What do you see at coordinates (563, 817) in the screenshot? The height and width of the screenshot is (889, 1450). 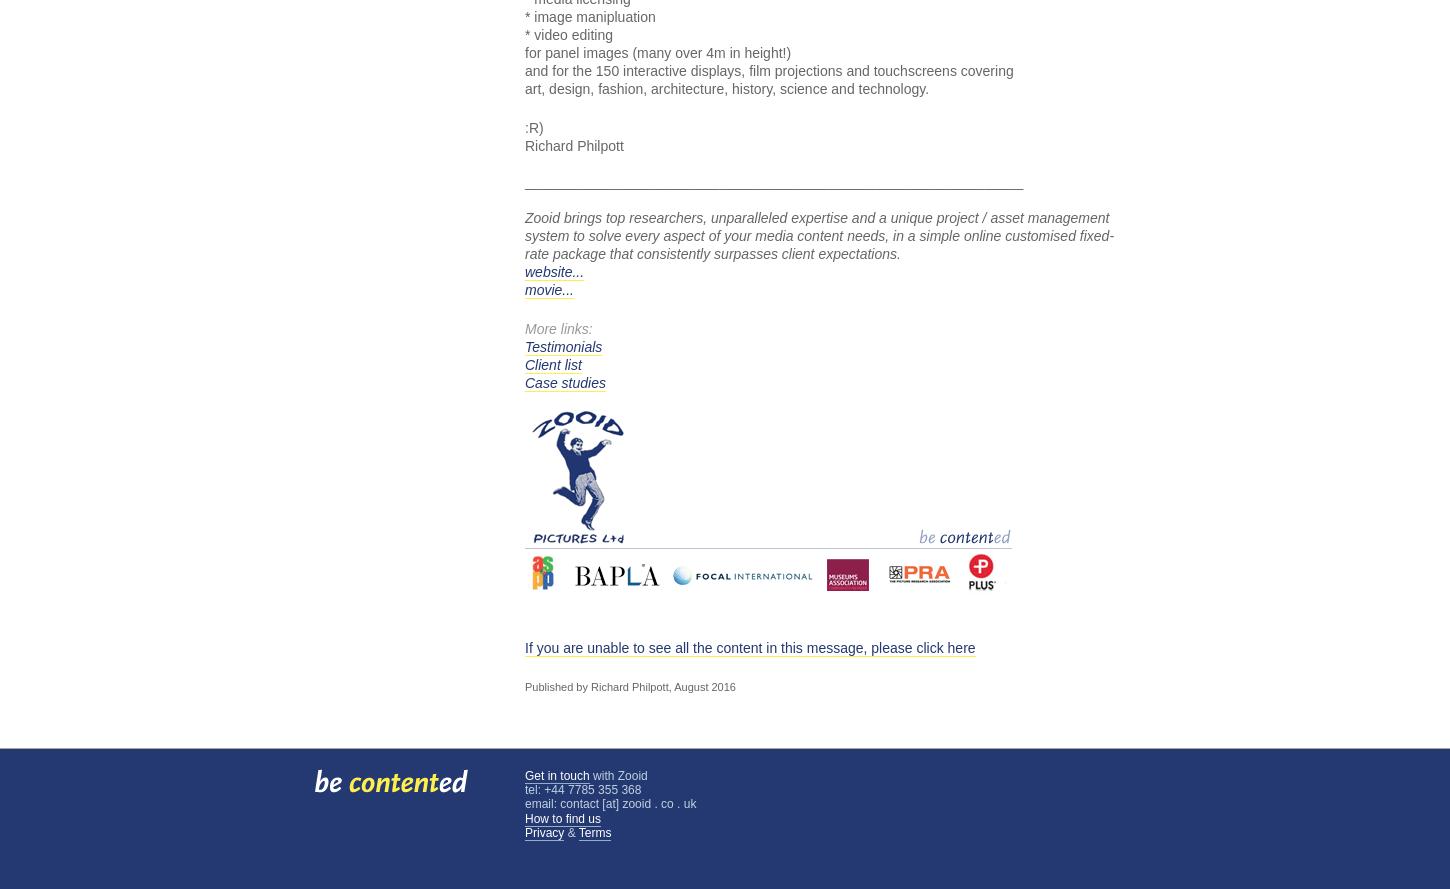 I see `'How to find us'` at bounding box center [563, 817].